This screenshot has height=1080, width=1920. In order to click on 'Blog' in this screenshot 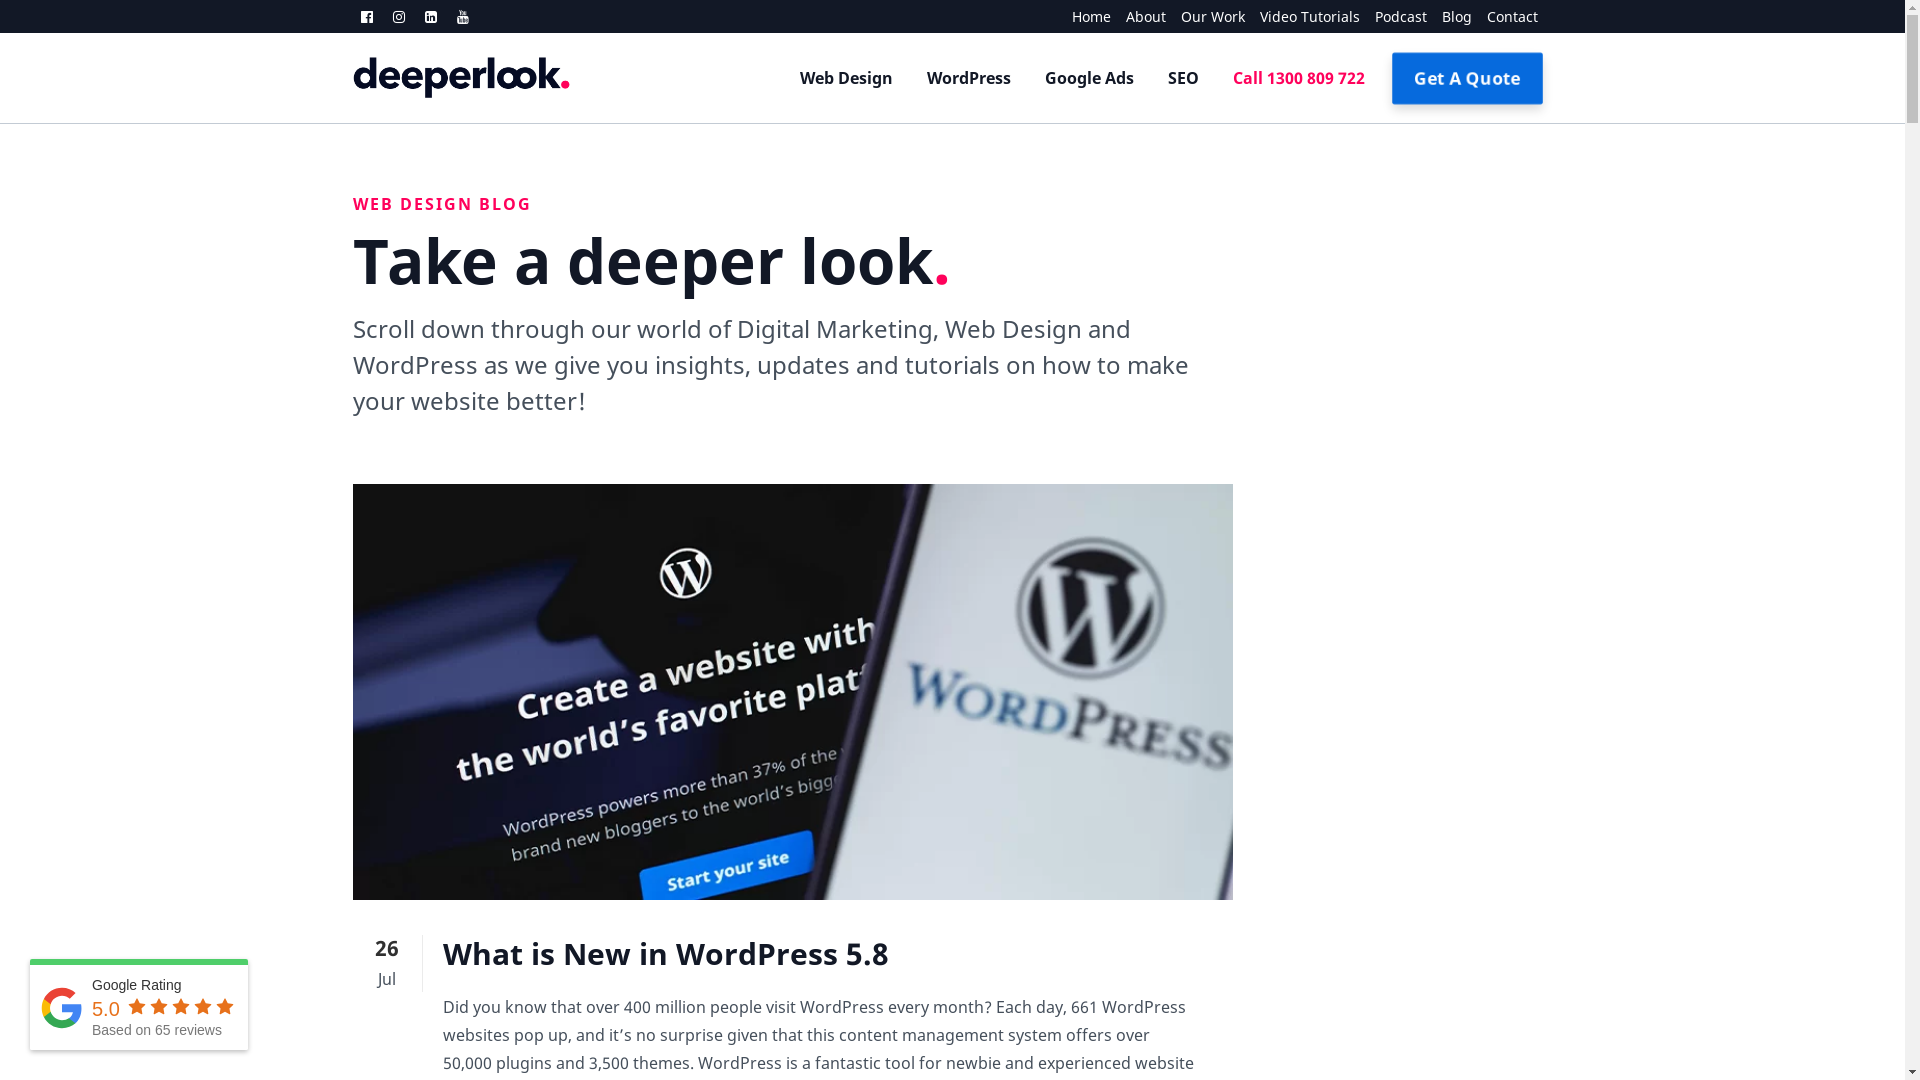, I will do `click(1448, 16)`.